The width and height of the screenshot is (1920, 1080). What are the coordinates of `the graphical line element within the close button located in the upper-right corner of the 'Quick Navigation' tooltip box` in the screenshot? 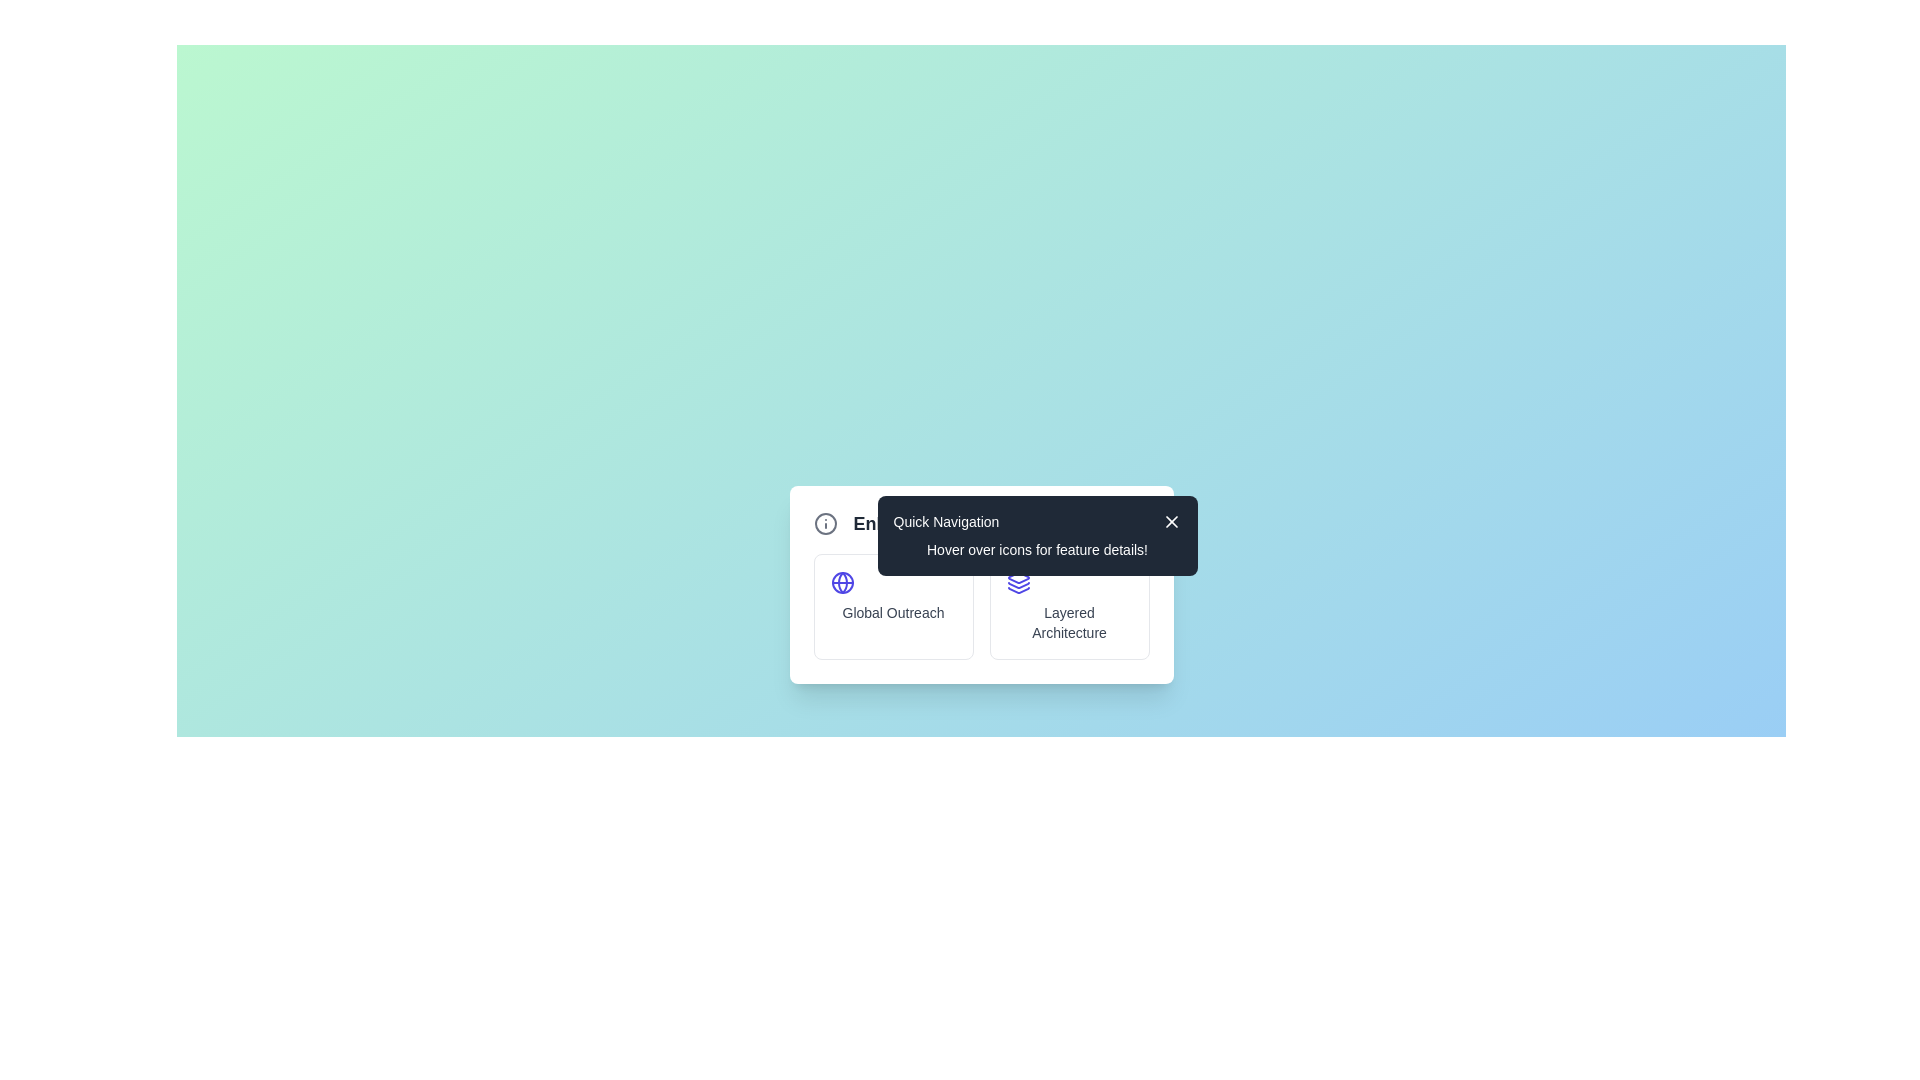 It's located at (1171, 520).